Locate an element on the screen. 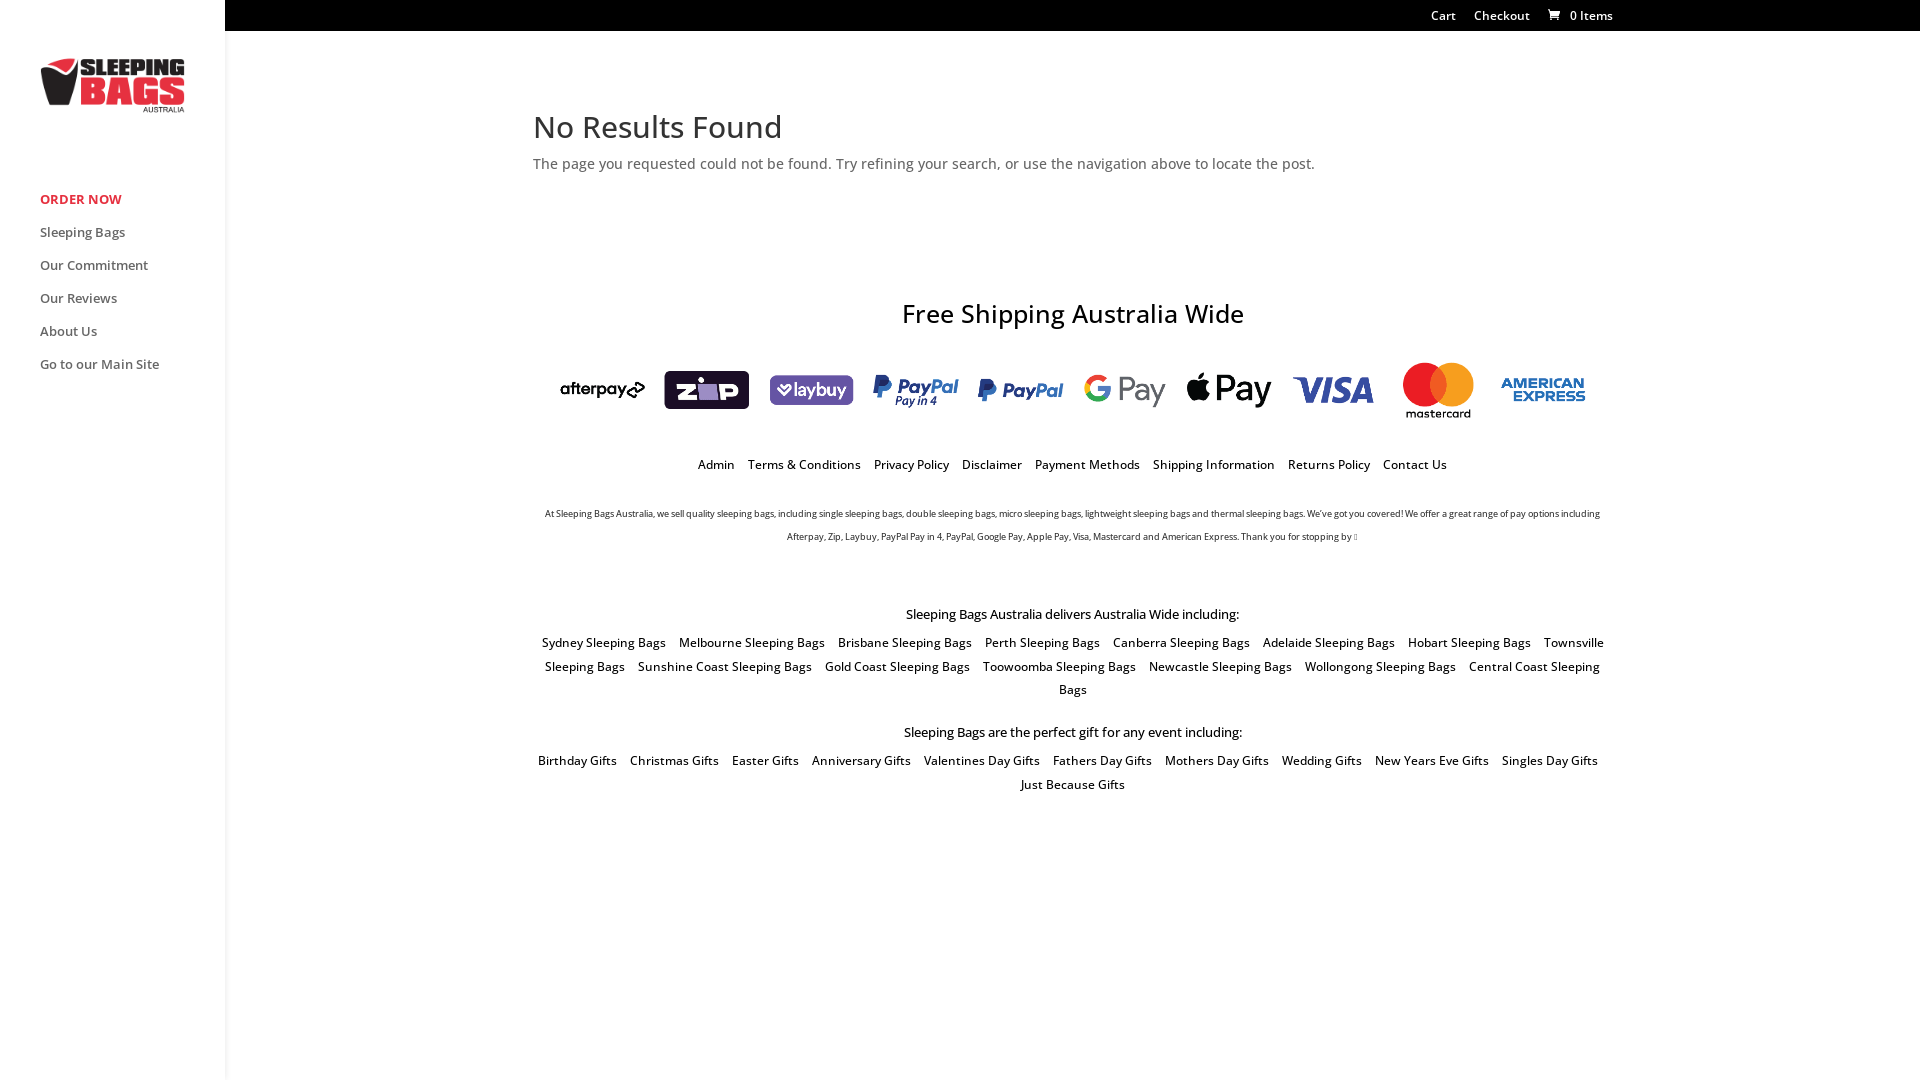  'Wedding Gifts' is located at coordinates (1321, 760).